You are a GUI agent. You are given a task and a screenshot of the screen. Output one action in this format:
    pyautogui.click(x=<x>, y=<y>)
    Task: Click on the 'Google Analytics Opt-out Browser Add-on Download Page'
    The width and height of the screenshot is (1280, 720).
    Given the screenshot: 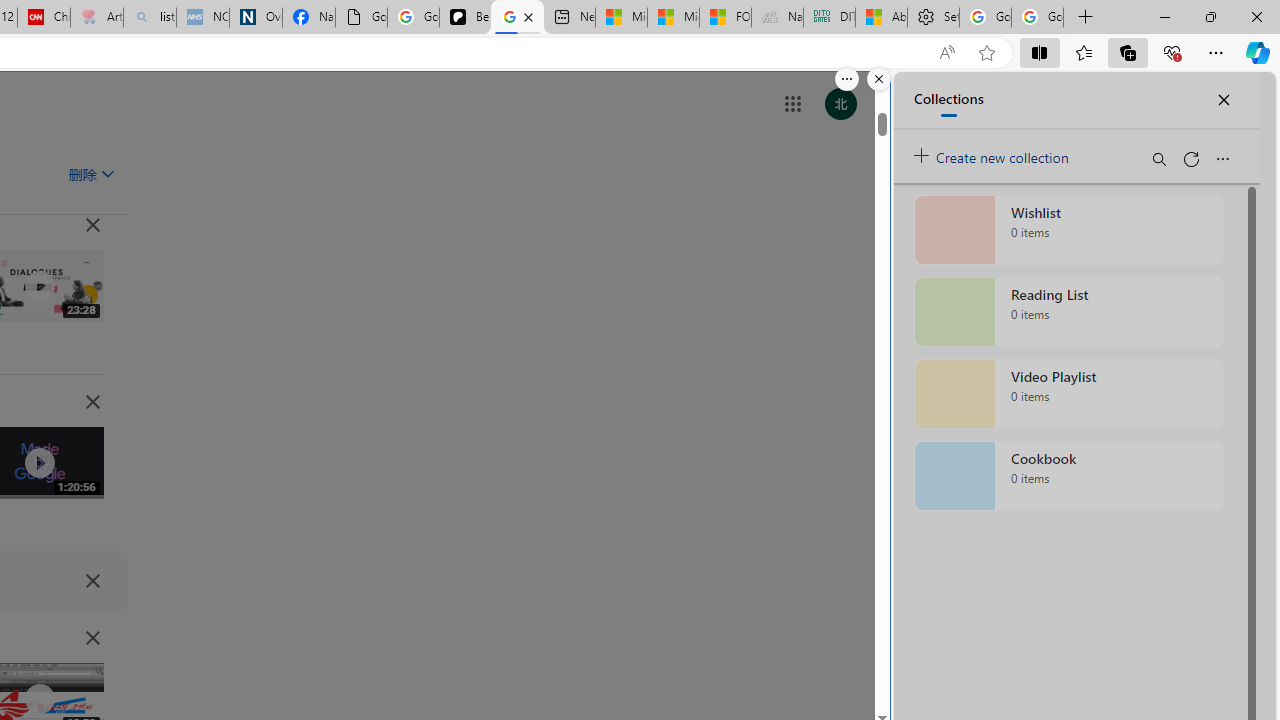 What is the action you would take?
    pyautogui.click(x=360, y=17)
    